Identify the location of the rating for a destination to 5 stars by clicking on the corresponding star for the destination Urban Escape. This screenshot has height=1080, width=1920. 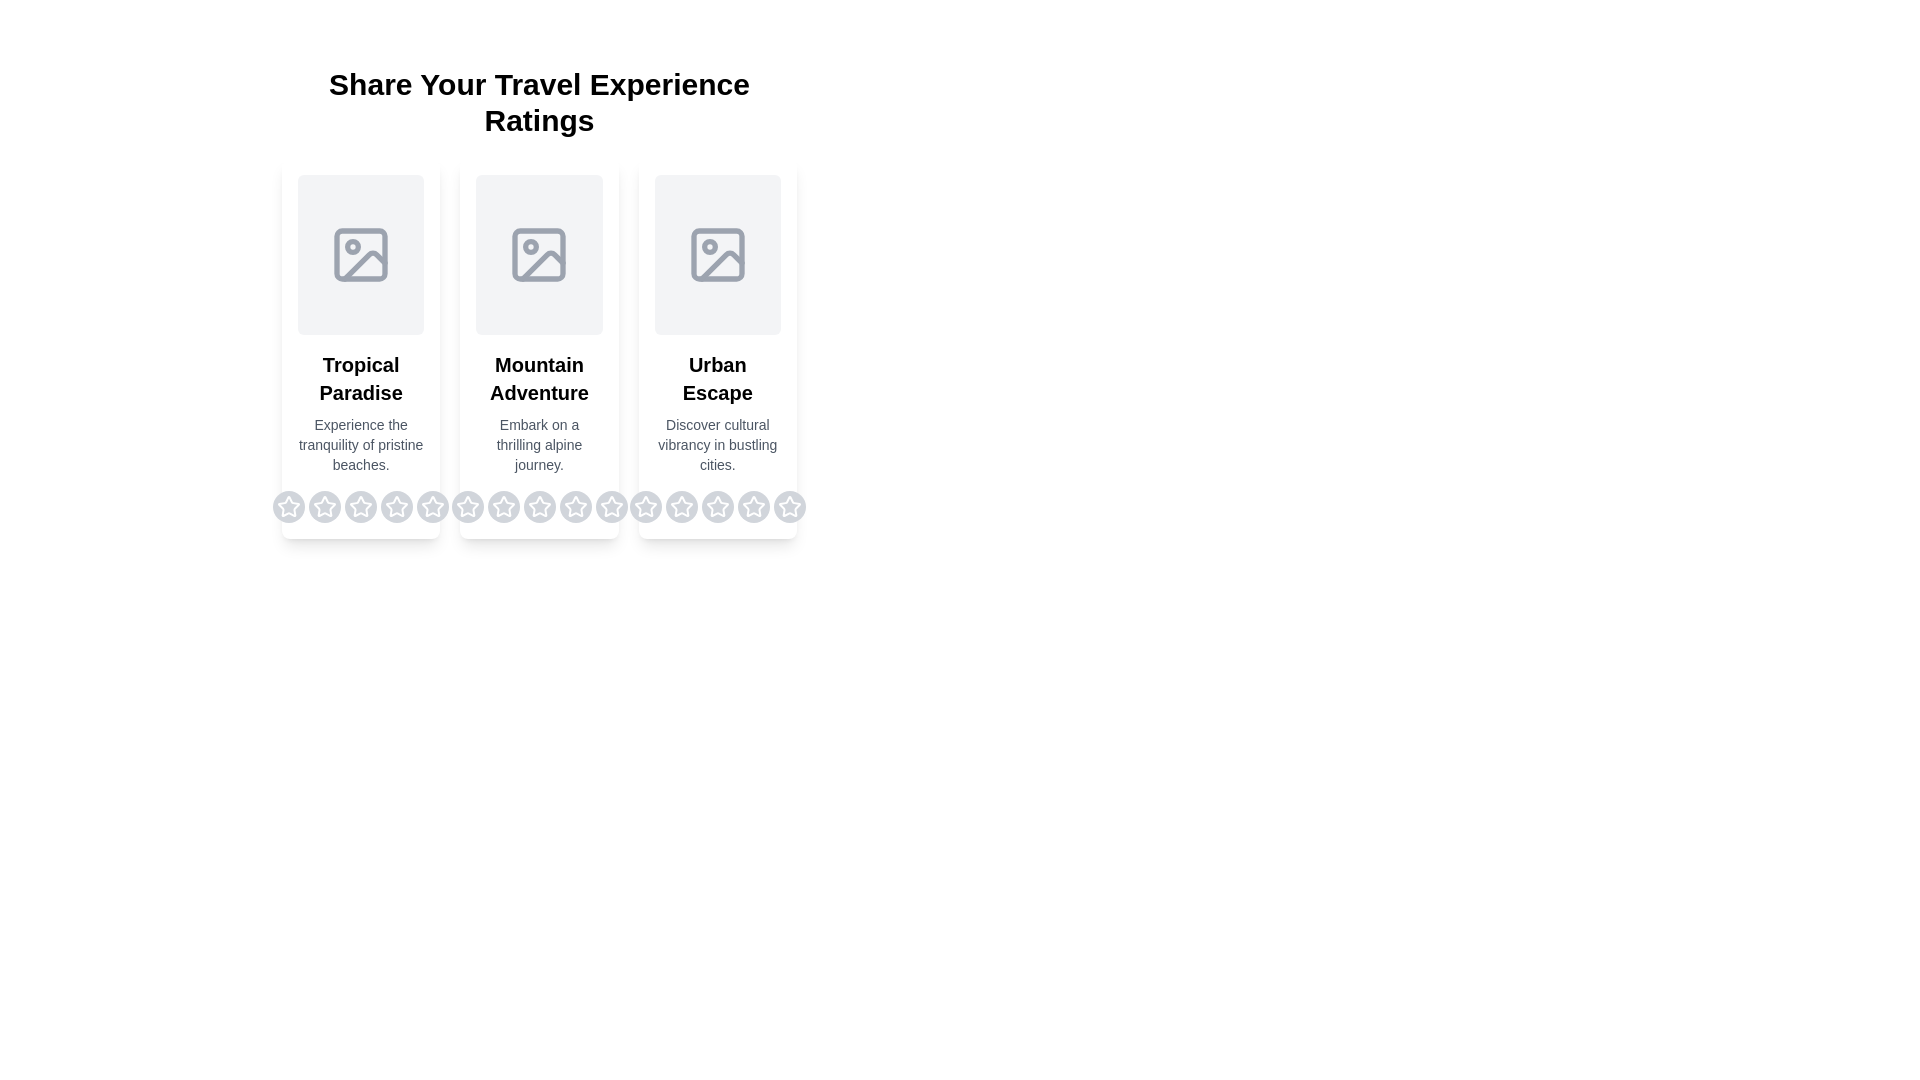
(788, 505).